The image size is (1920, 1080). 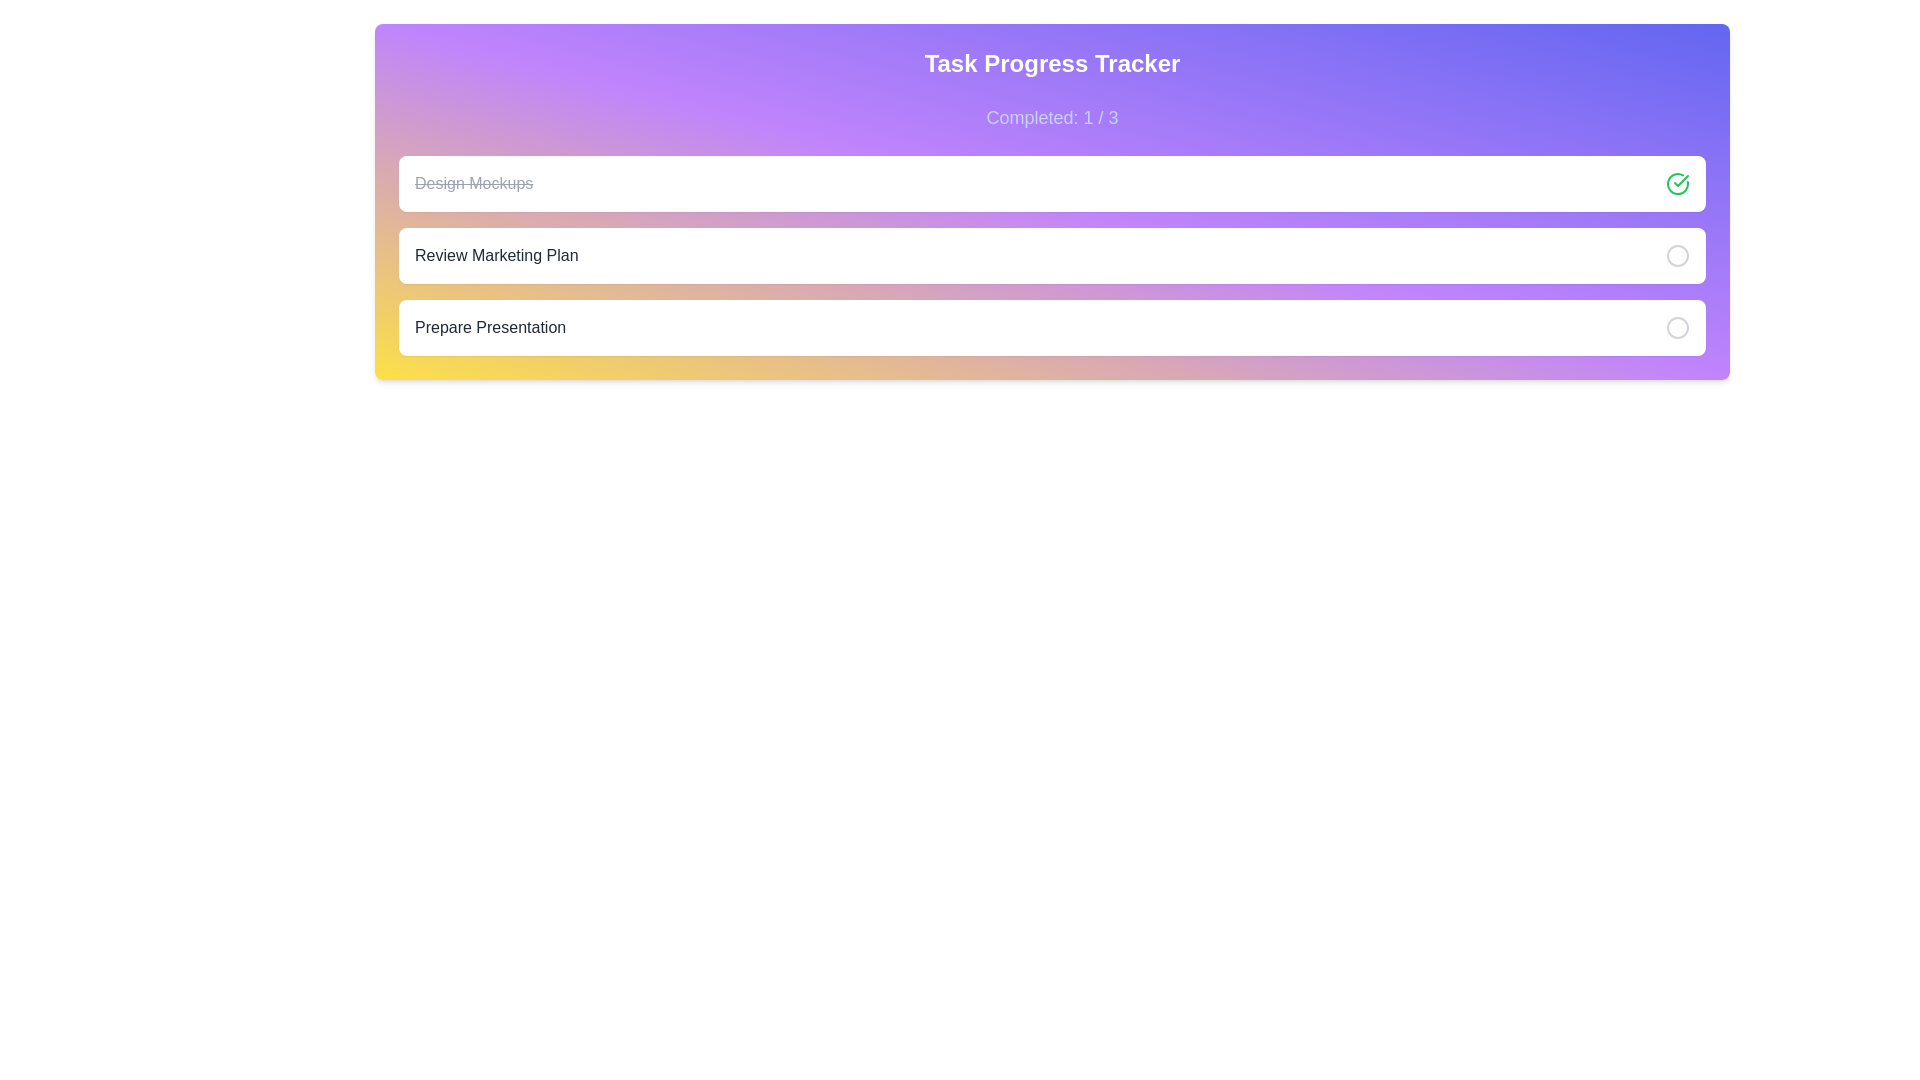 What do you see at coordinates (473, 184) in the screenshot?
I see `the task title text to toggle its completion status` at bounding box center [473, 184].